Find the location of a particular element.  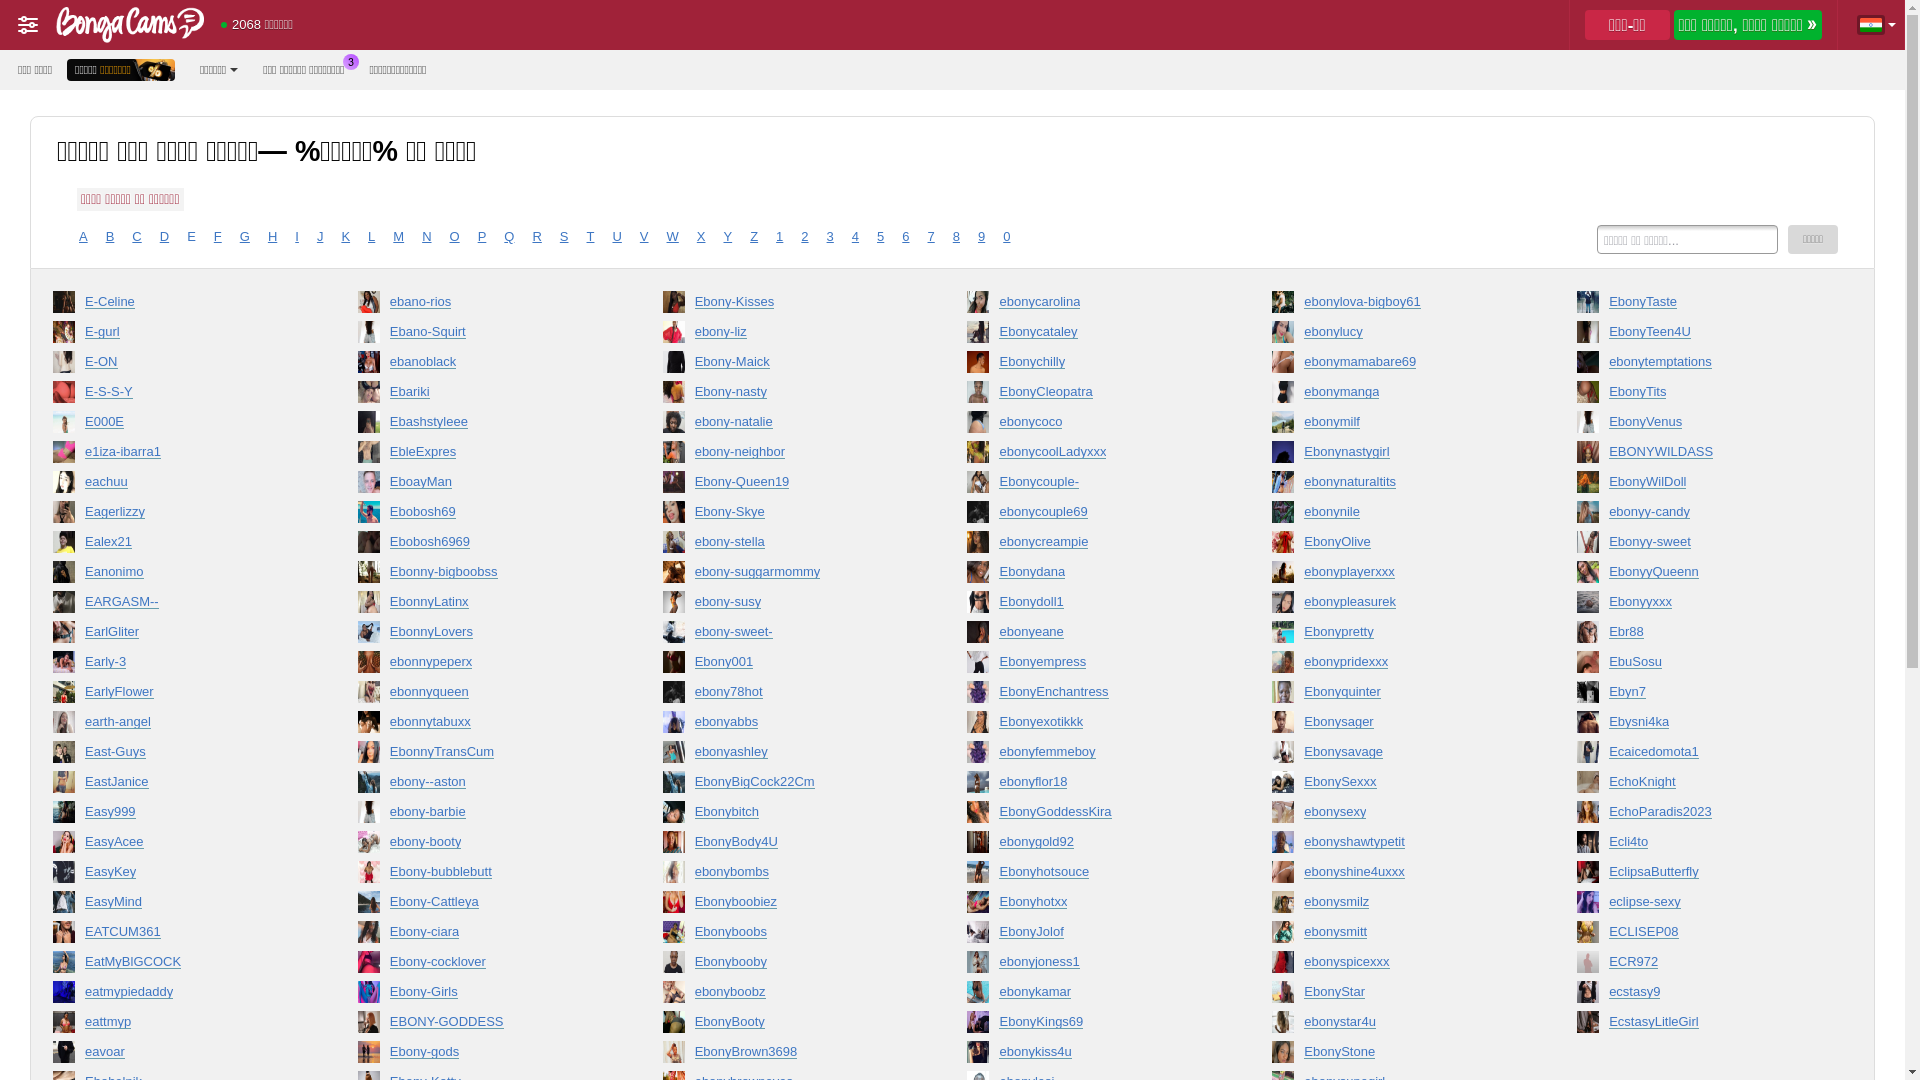

'ebony-suggarmommy' is located at coordinates (786, 575).